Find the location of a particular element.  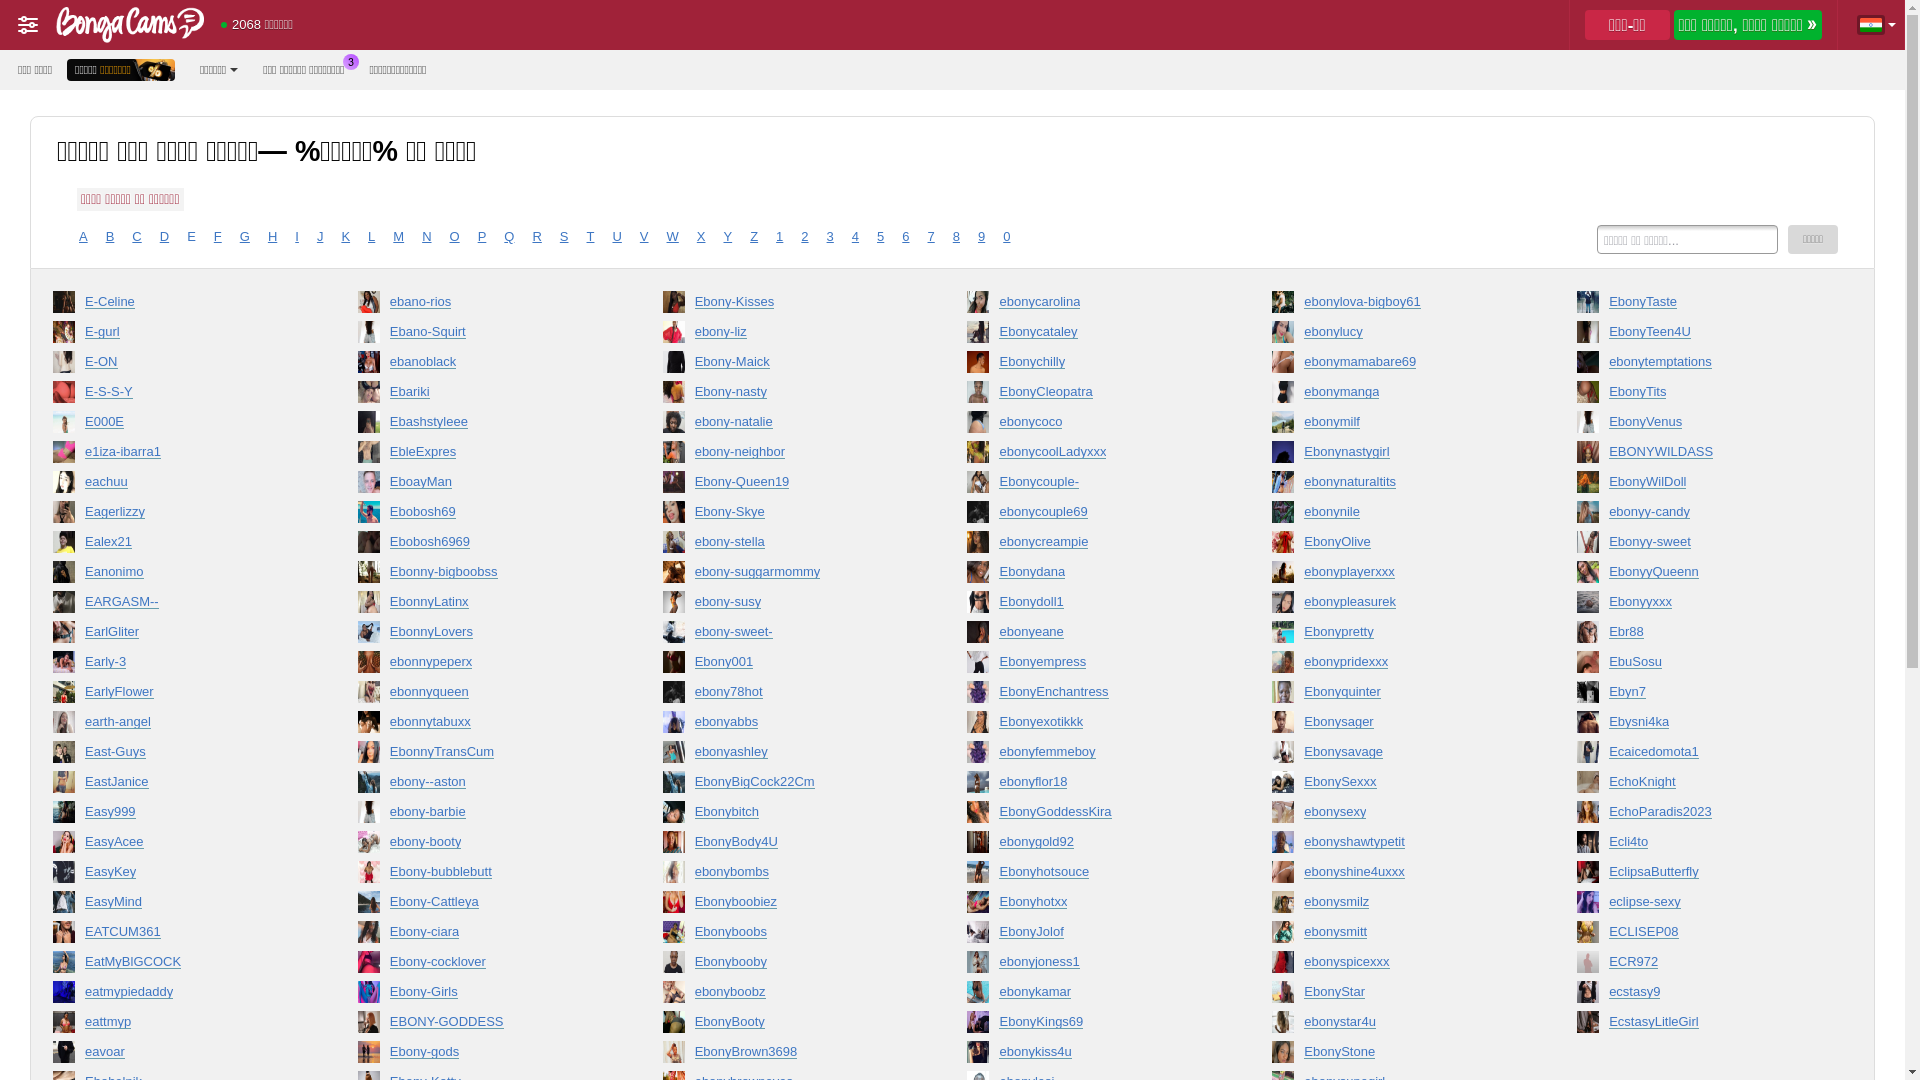

'ebony-suggarmommy' is located at coordinates (786, 575).